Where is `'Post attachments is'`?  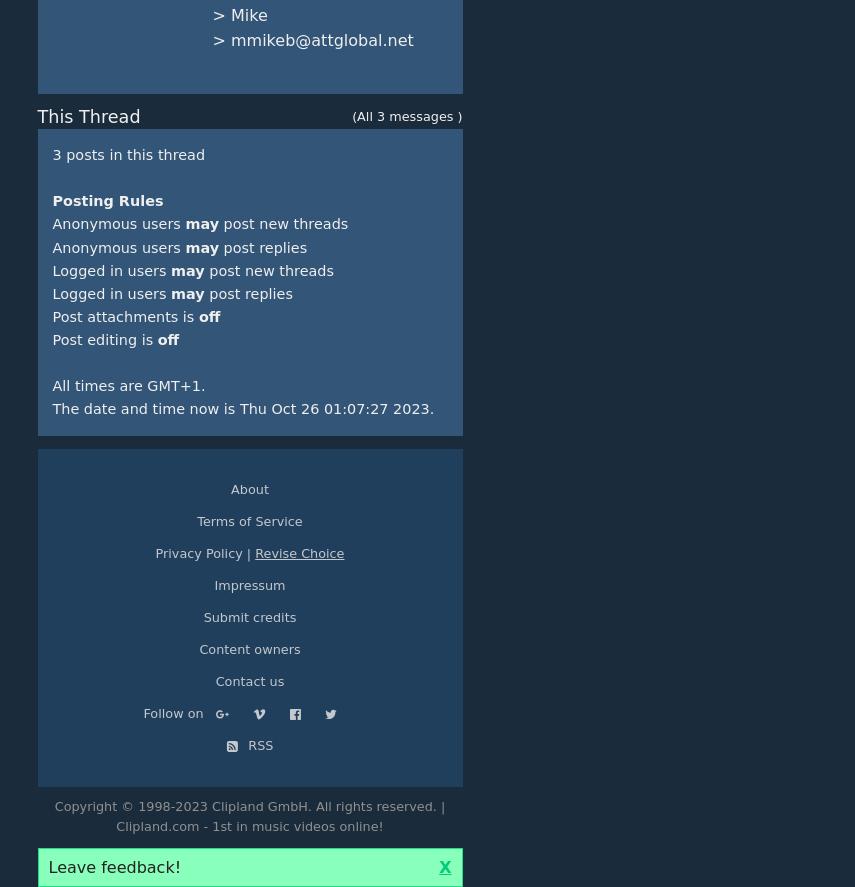 'Post attachments is' is located at coordinates (124, 316).